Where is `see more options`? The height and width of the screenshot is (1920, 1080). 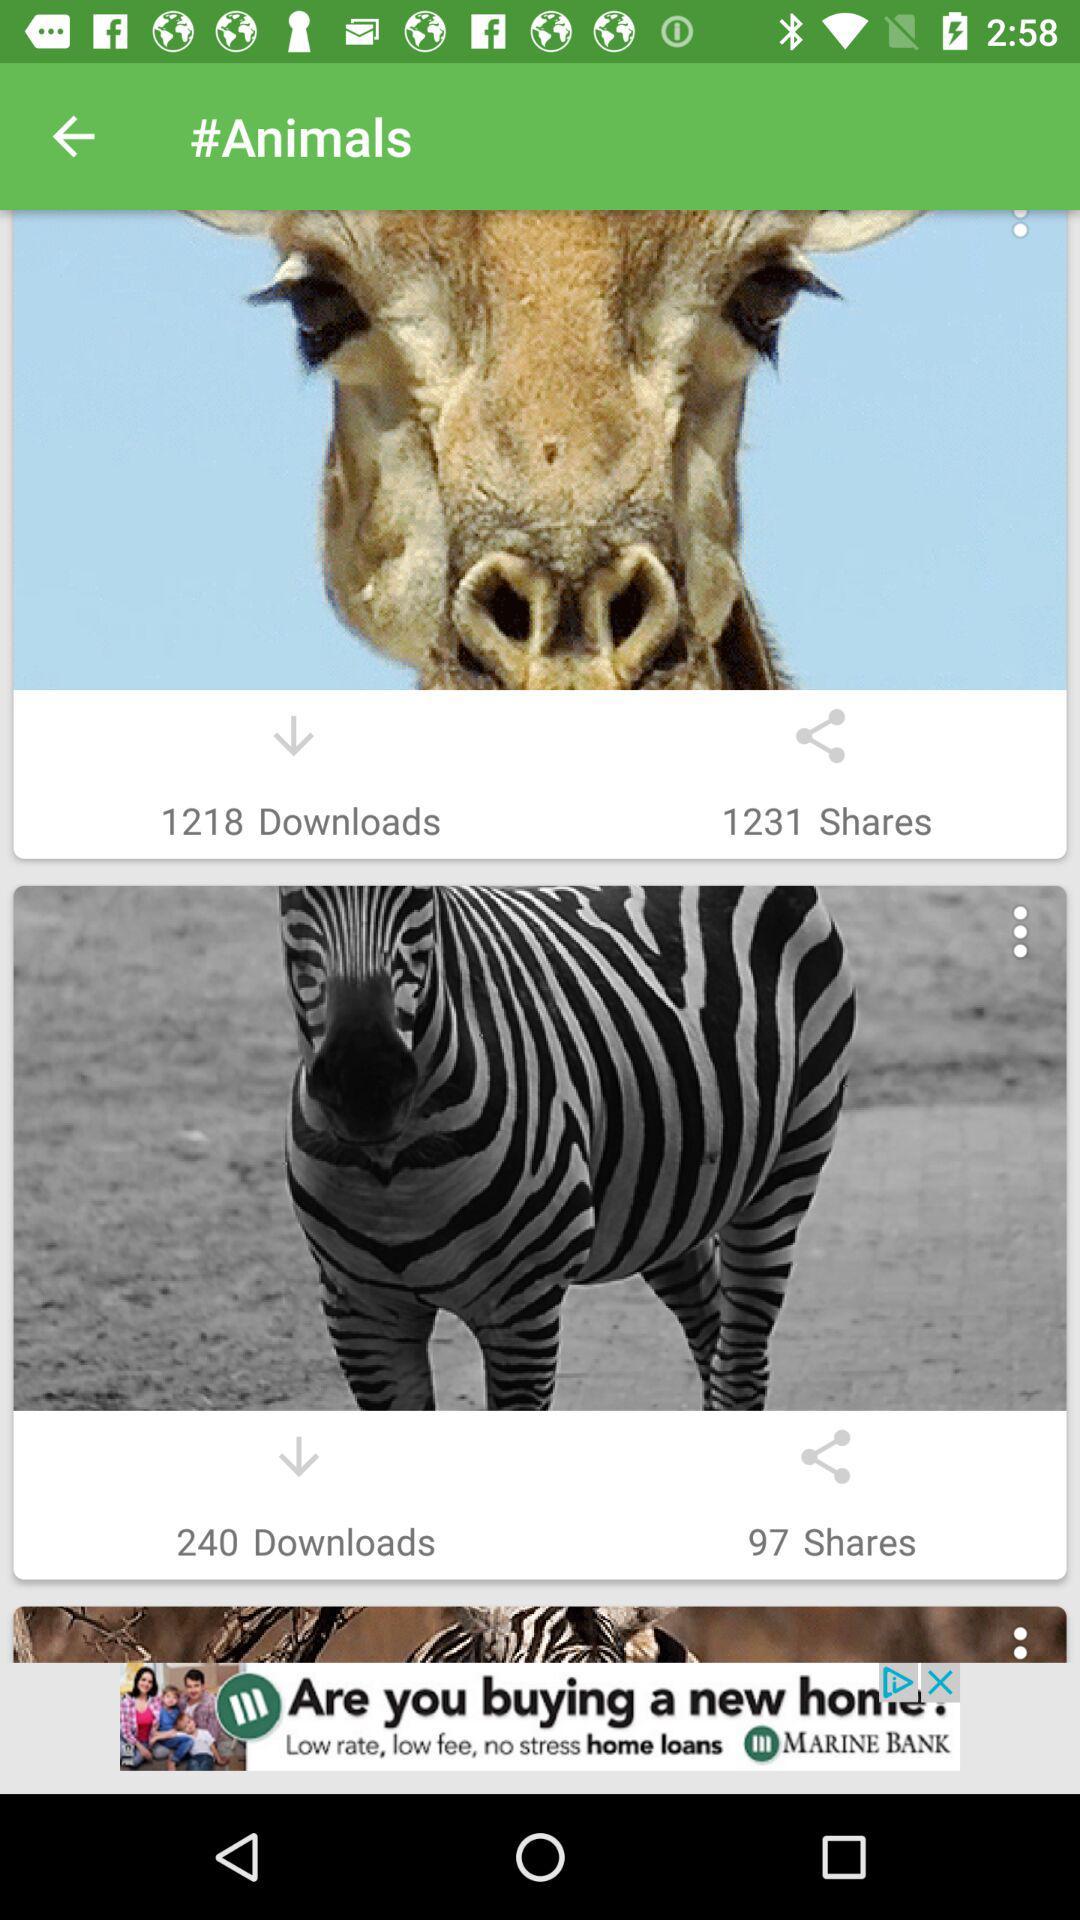
see more options is located at coordinates (1020, 233).